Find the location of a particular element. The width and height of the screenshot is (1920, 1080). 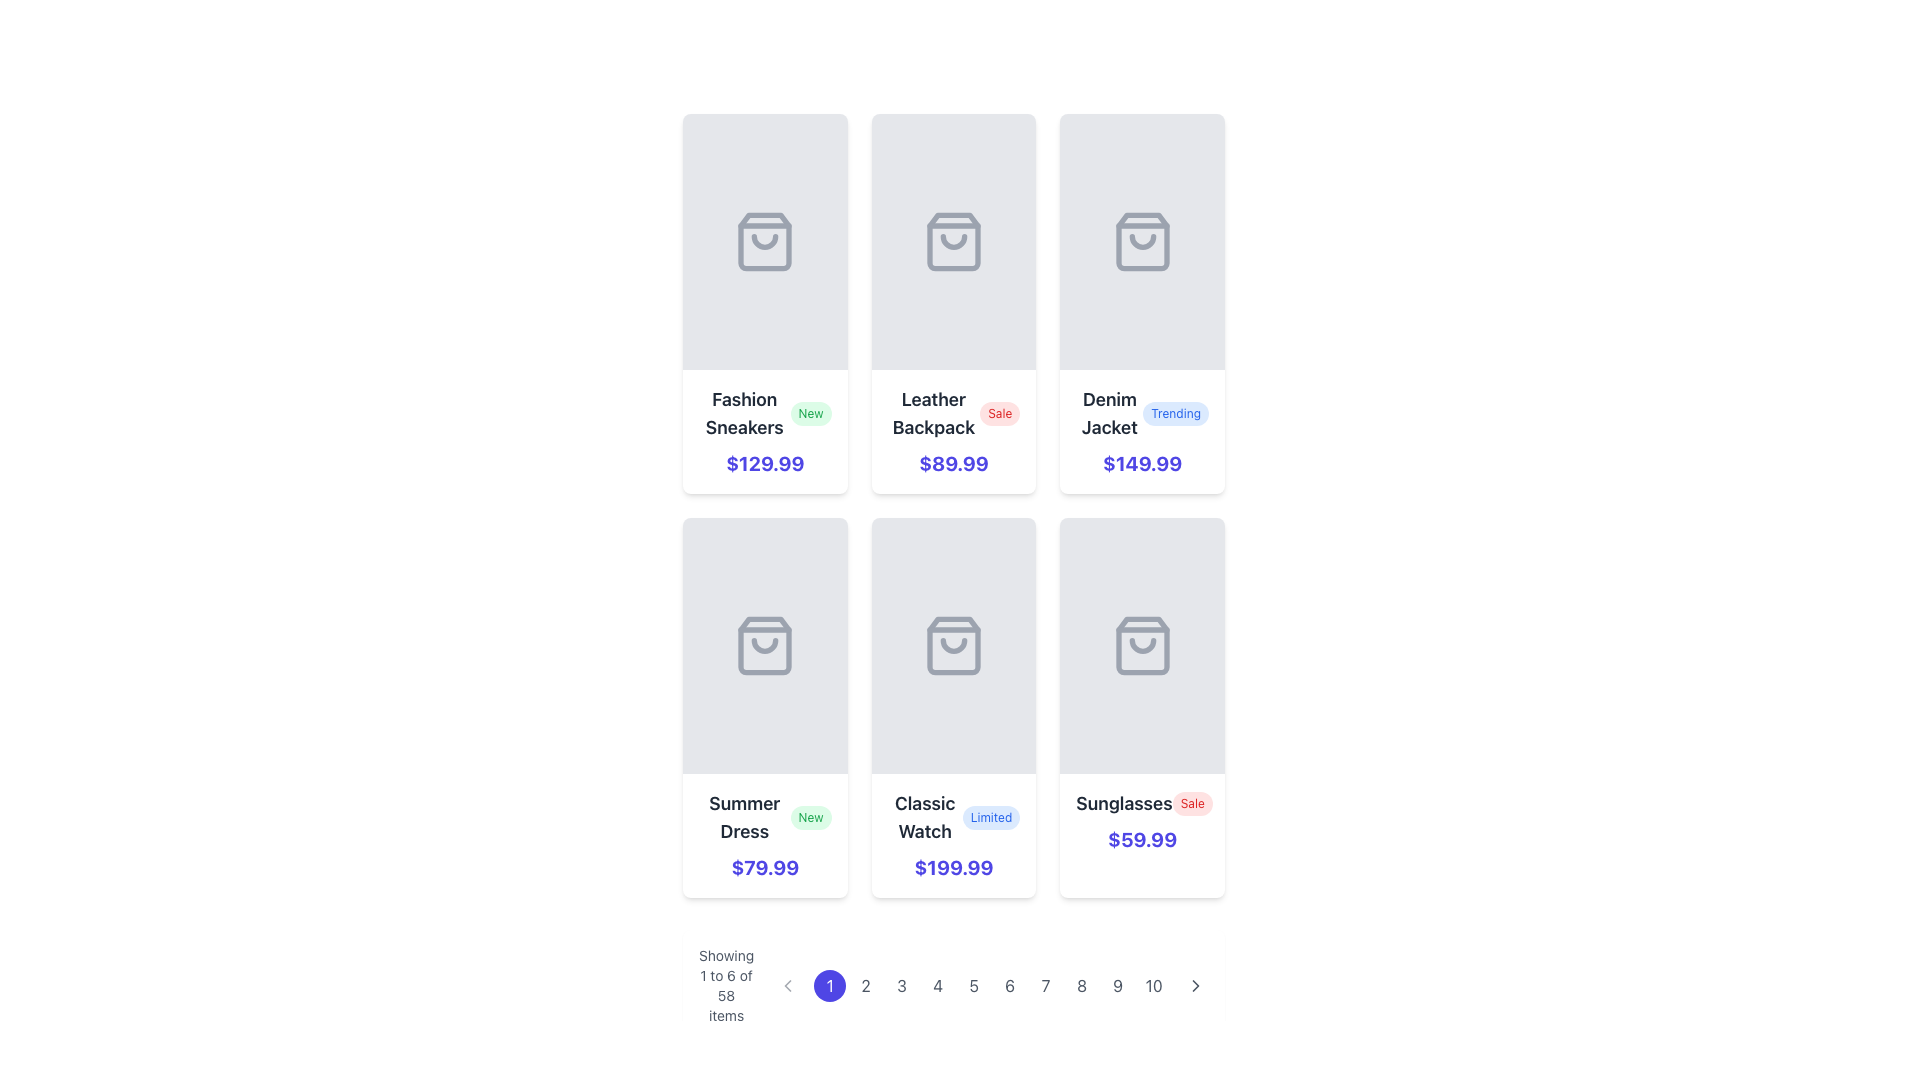

the informational text with the title 'Fashion Sneakers' and the status label 'New' in the top-left product card of the grid layout is located at coordinates (764, 412).